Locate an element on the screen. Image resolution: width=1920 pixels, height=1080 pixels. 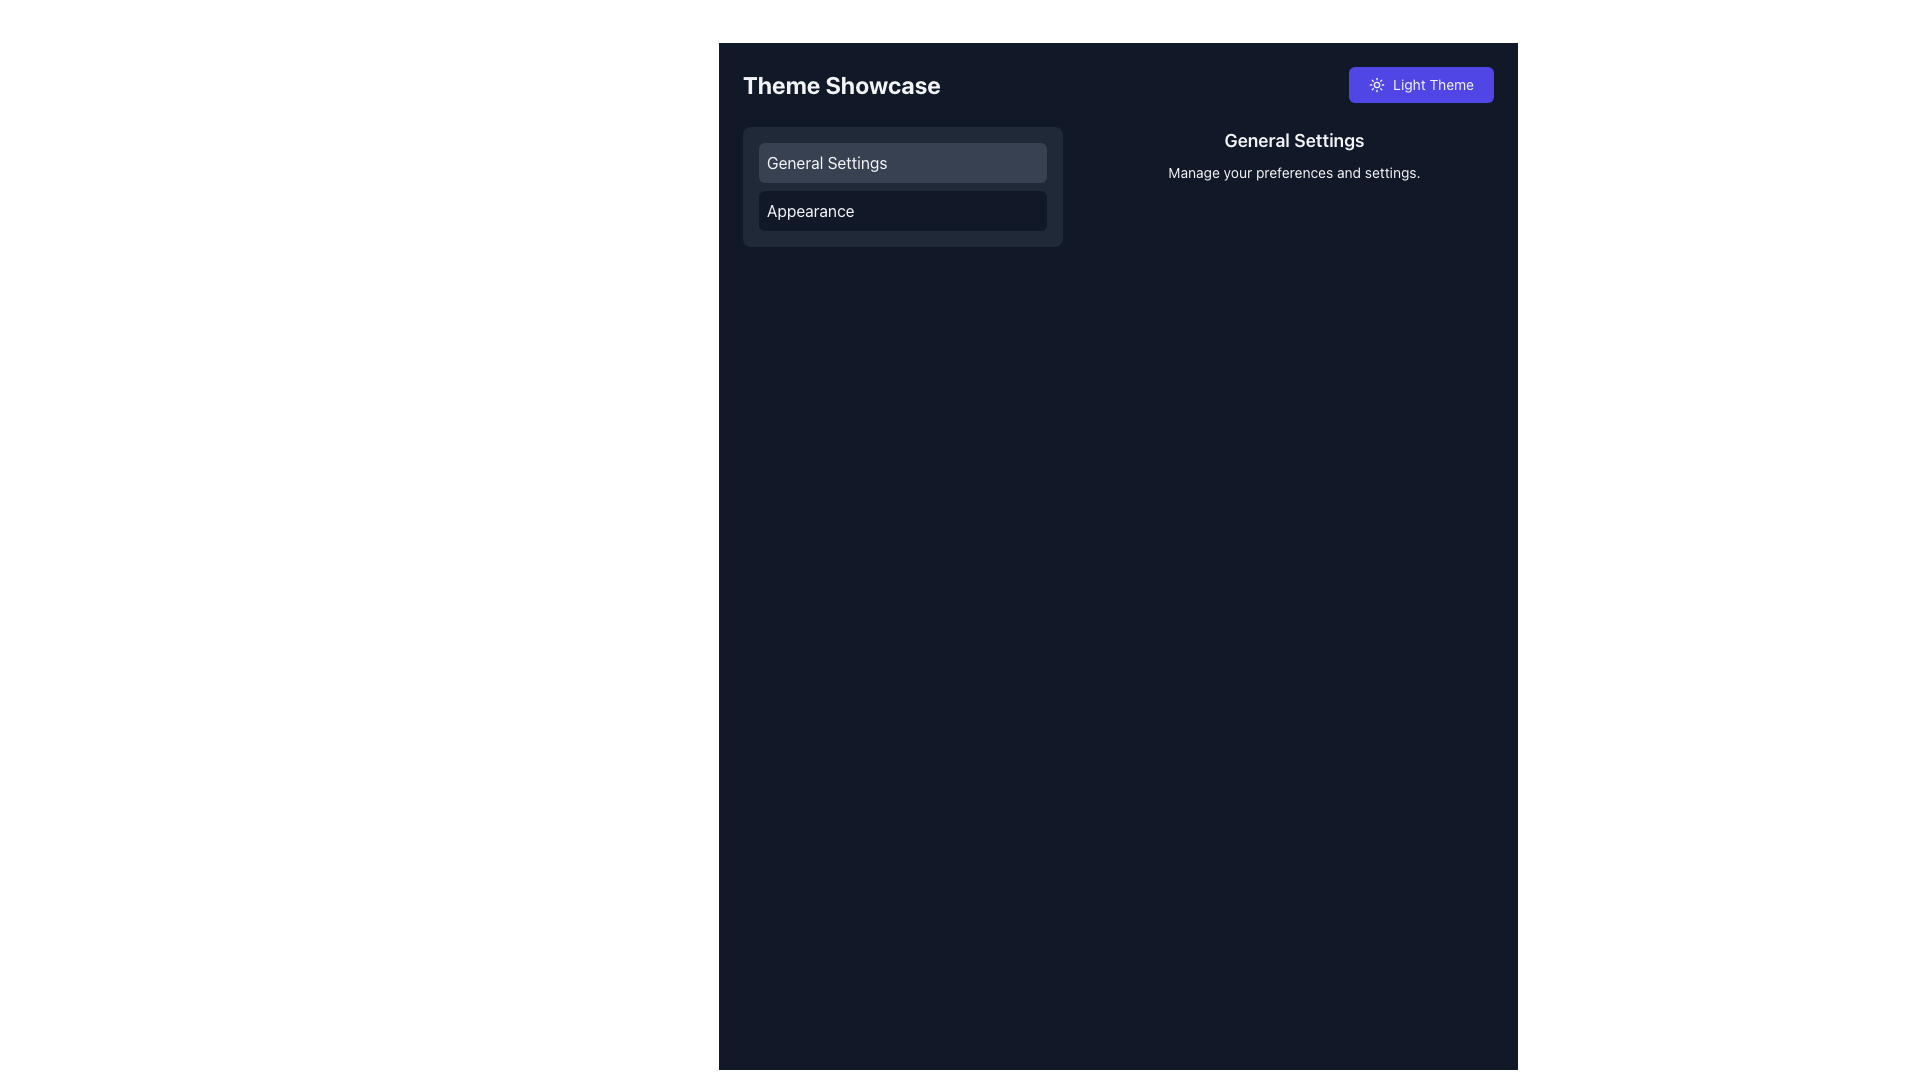
the button located in the top-right corner of the application interface to observe a UI effect, which switches the theme setting to a light theme is located at coordinates (1420, 83).